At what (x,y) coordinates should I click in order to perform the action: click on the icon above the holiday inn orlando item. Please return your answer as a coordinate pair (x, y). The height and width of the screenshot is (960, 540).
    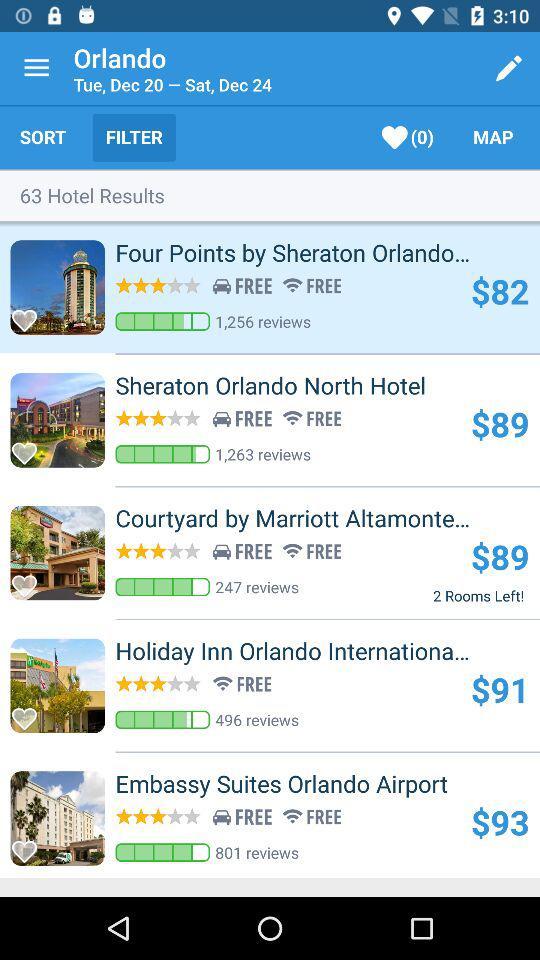
    Looking at the image, I should click on (477, 595).